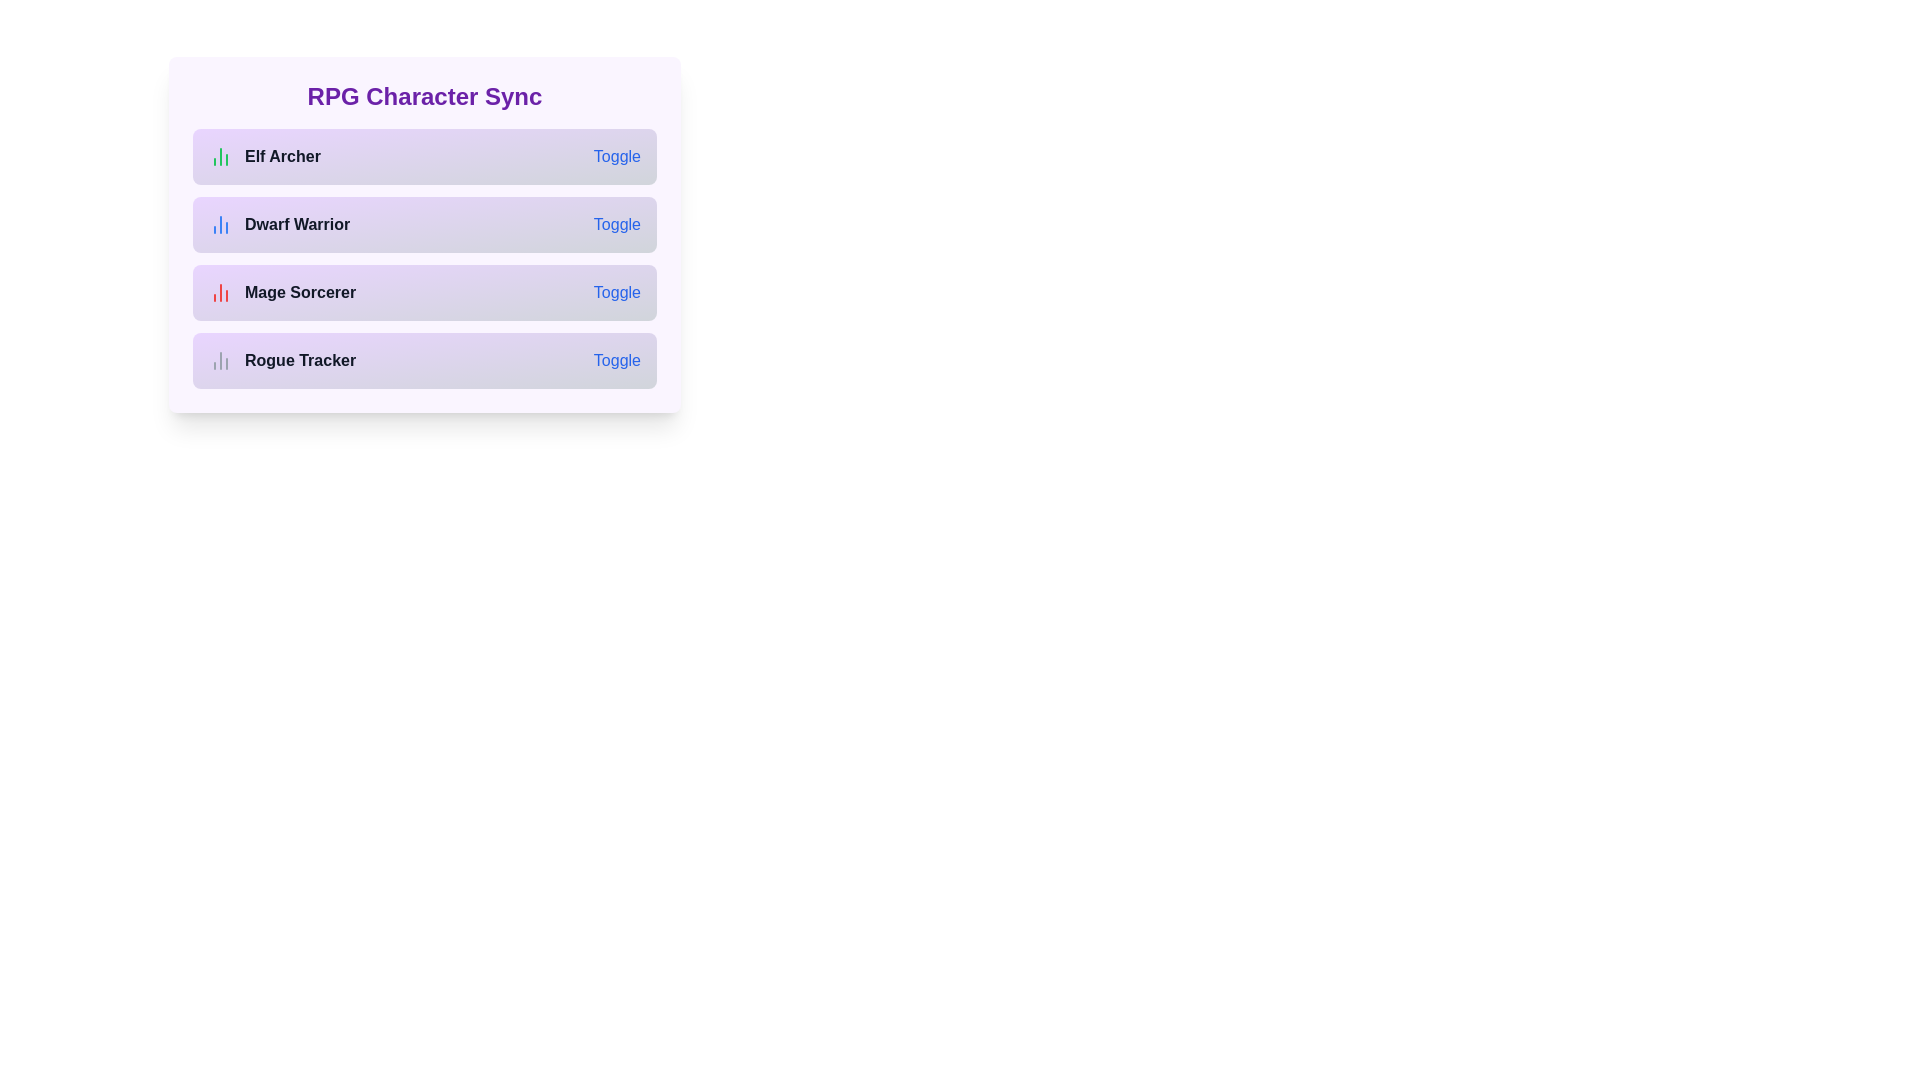 The image size is (1920, 1080). What do you see at coordinates (424, 257) in the screenshot?
I see `the second list item in the purple-themed card layout, which features a character name and a toggle option` at bounding box center [424, 257].